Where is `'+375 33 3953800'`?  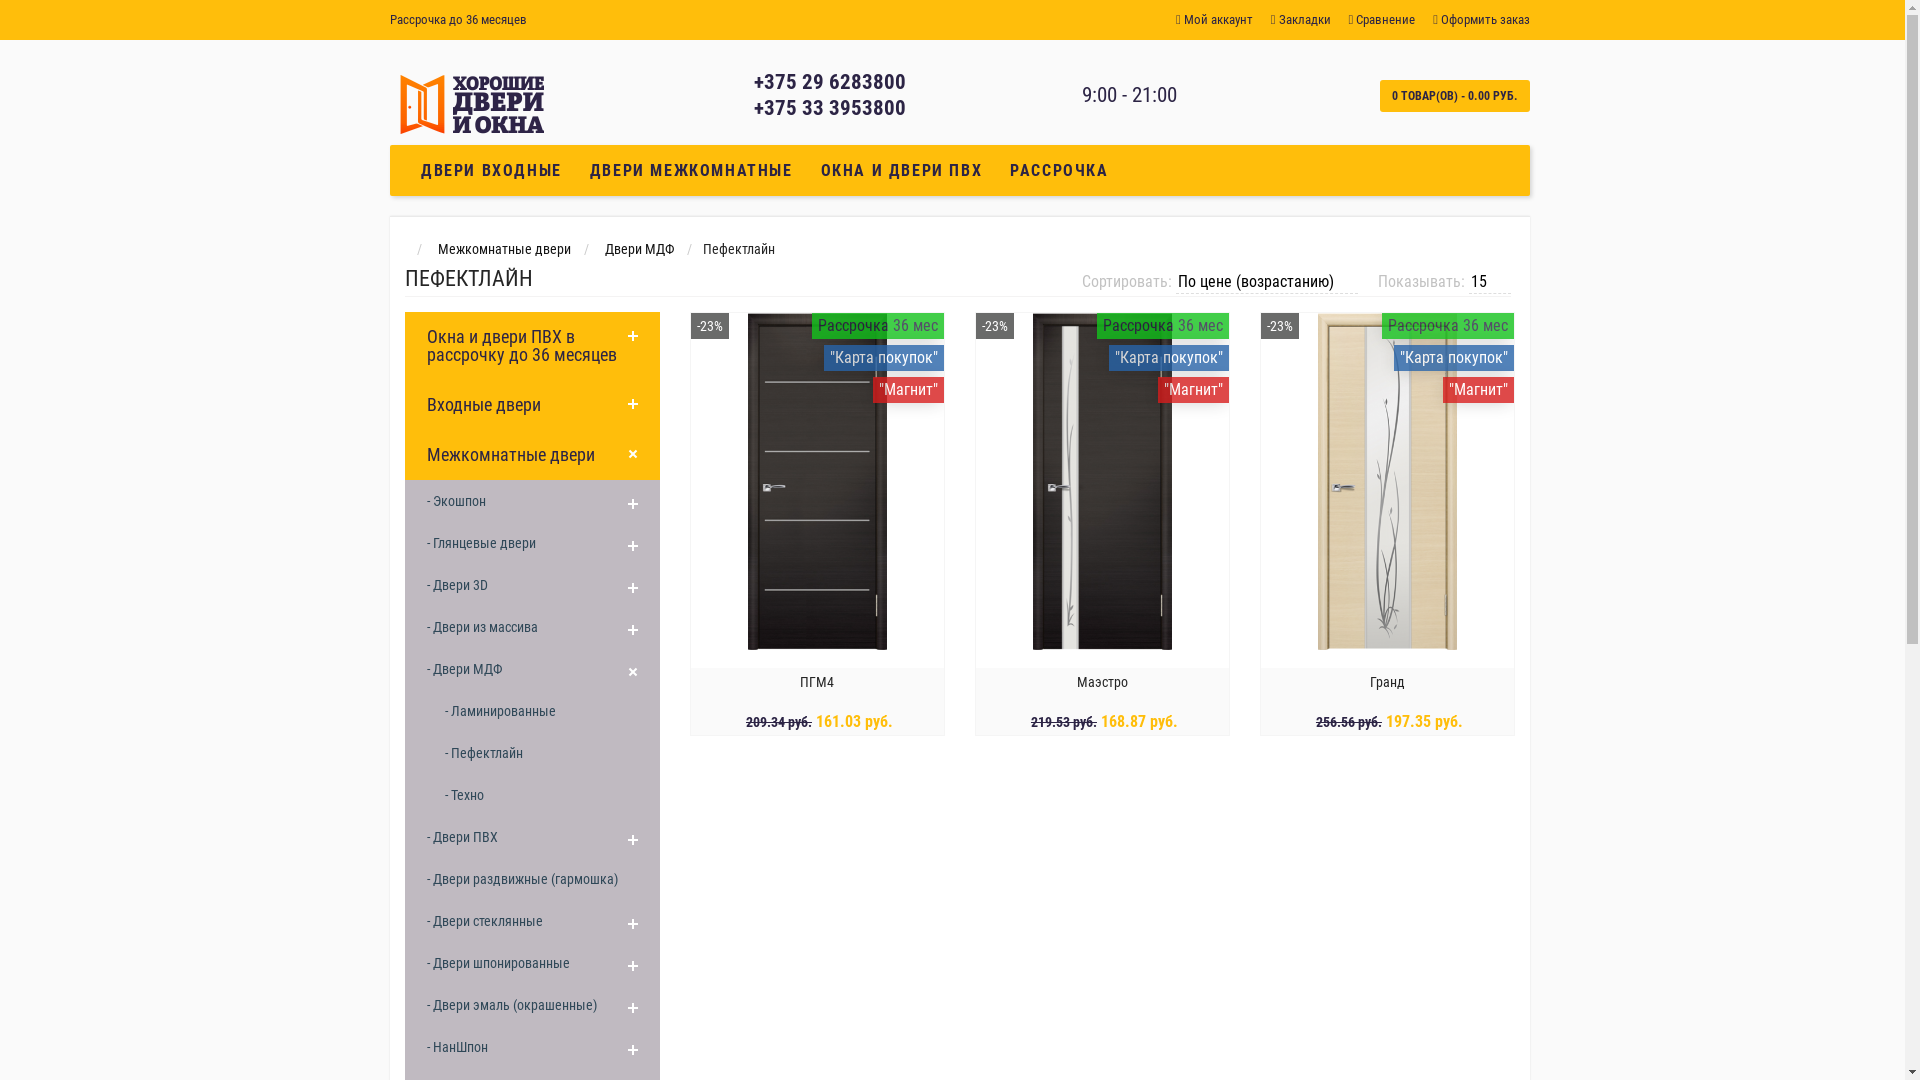 '+375 33 3953800' is located at coordinates (752, 108).